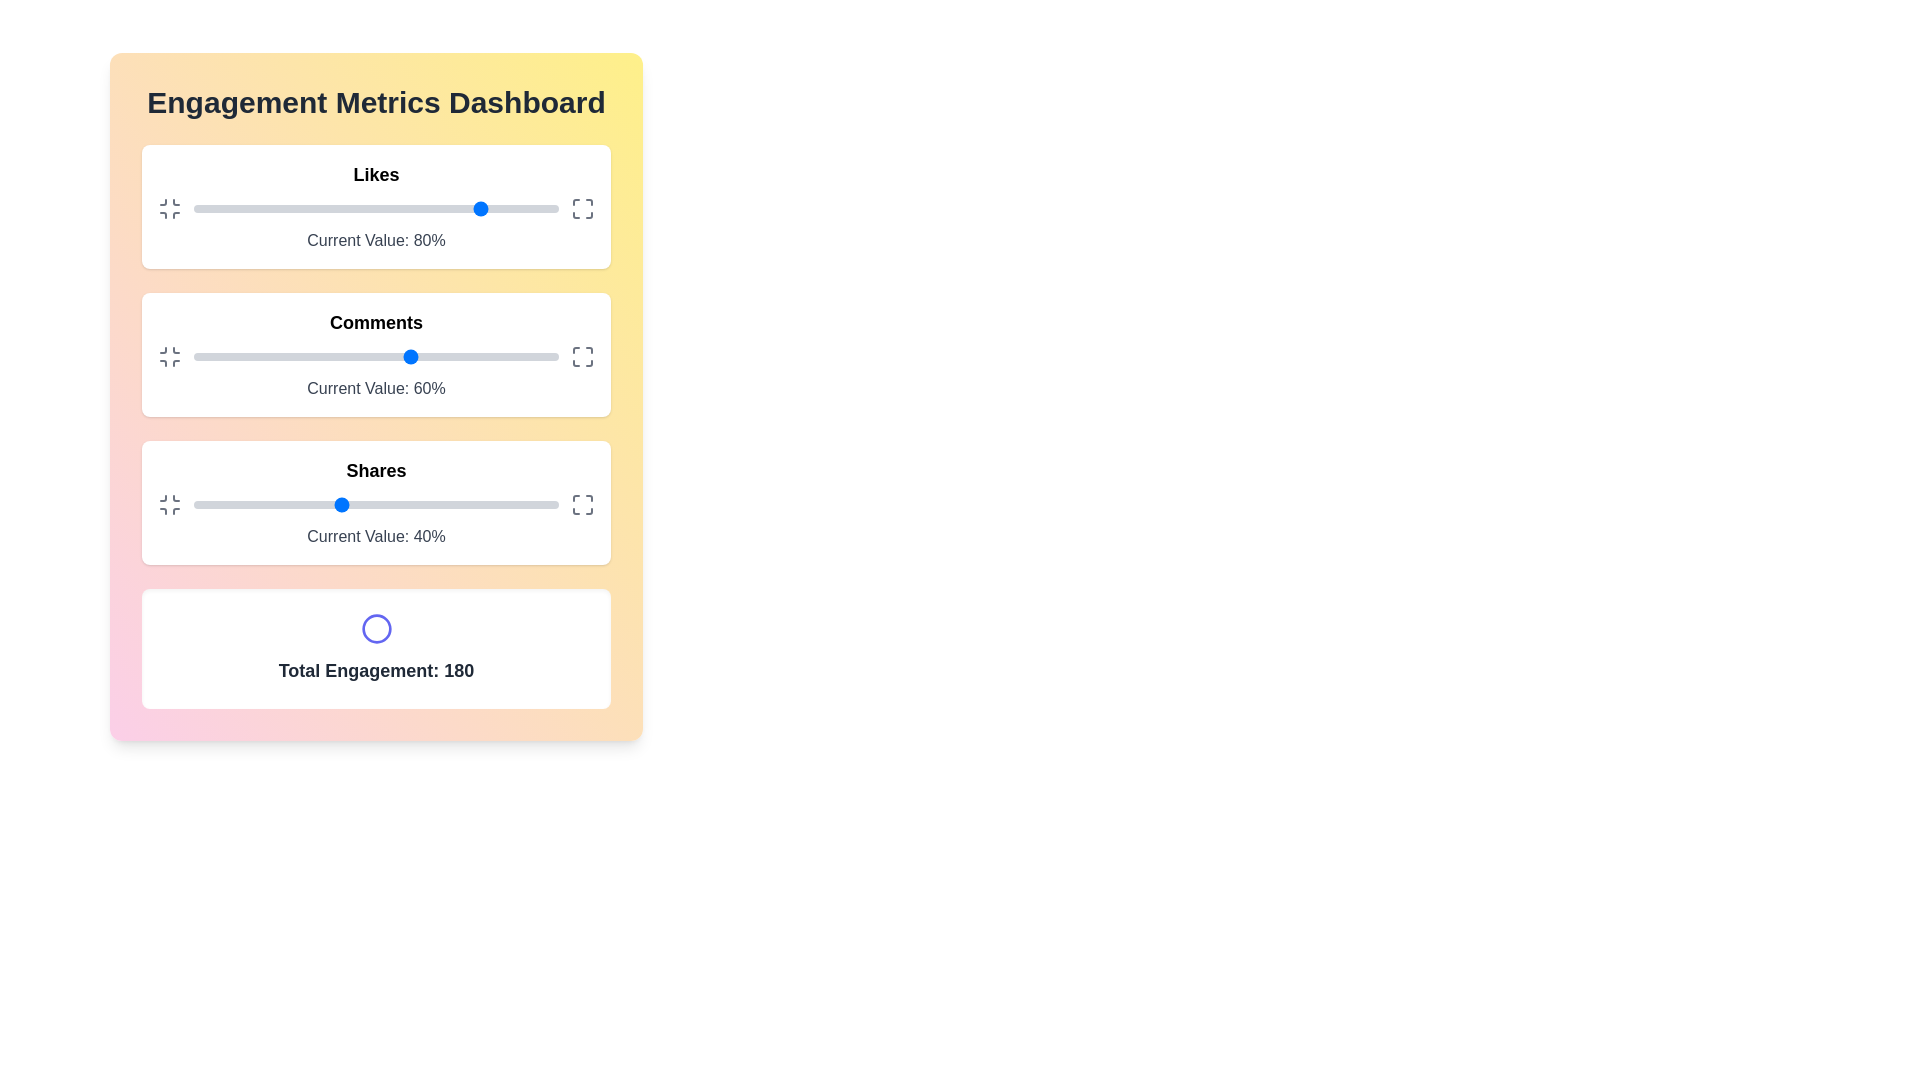 This screenshot has width=1920, height=1080. I want to click on the comments slider, so click(365, 356).